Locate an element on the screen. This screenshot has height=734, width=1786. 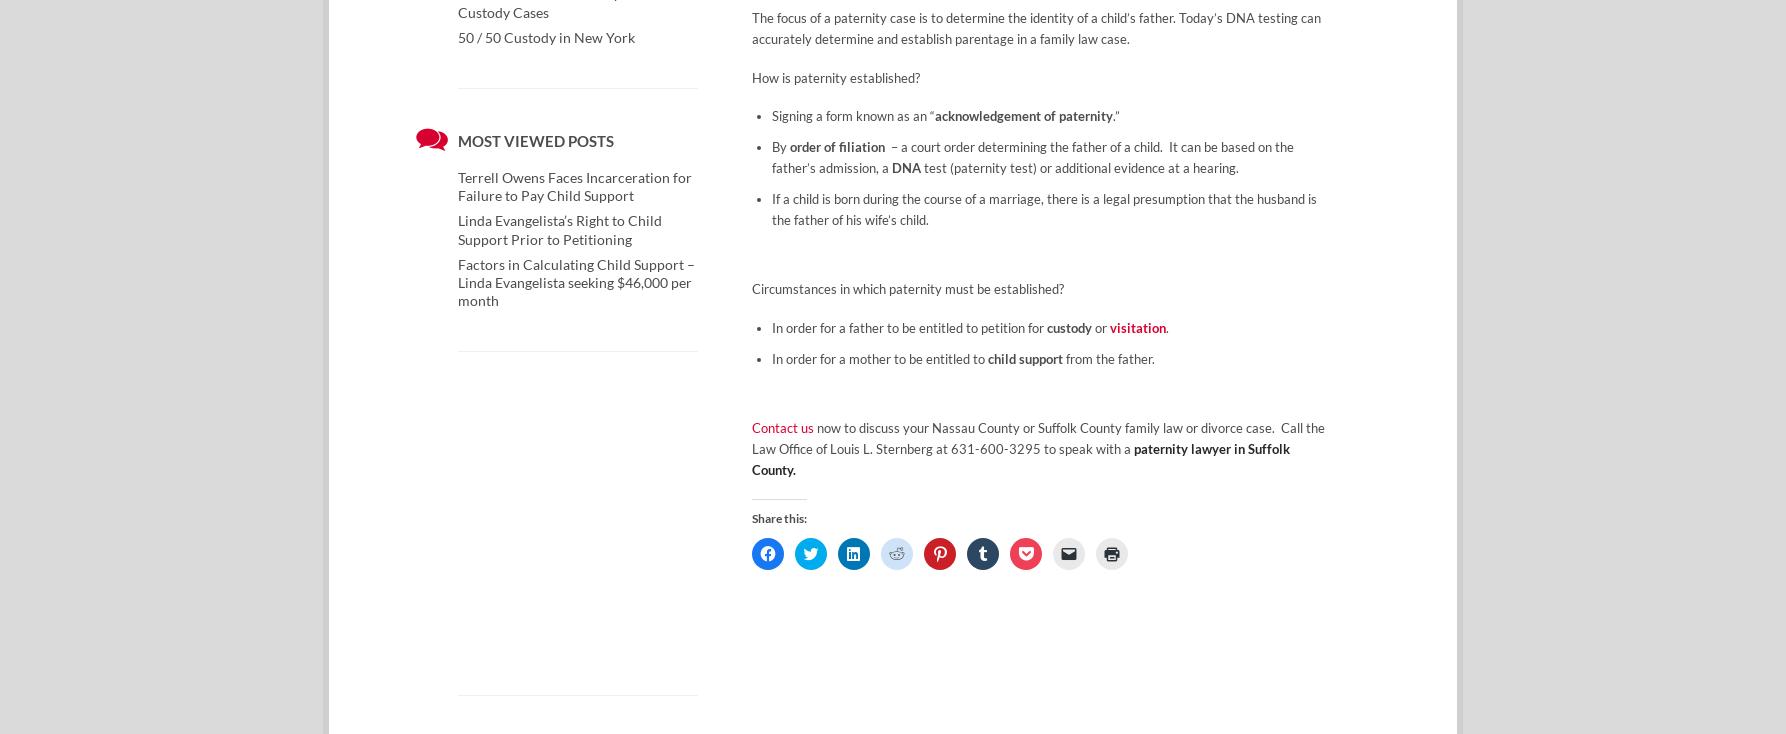
'Signing a form known as an “' is located at coordinates (771, 115).